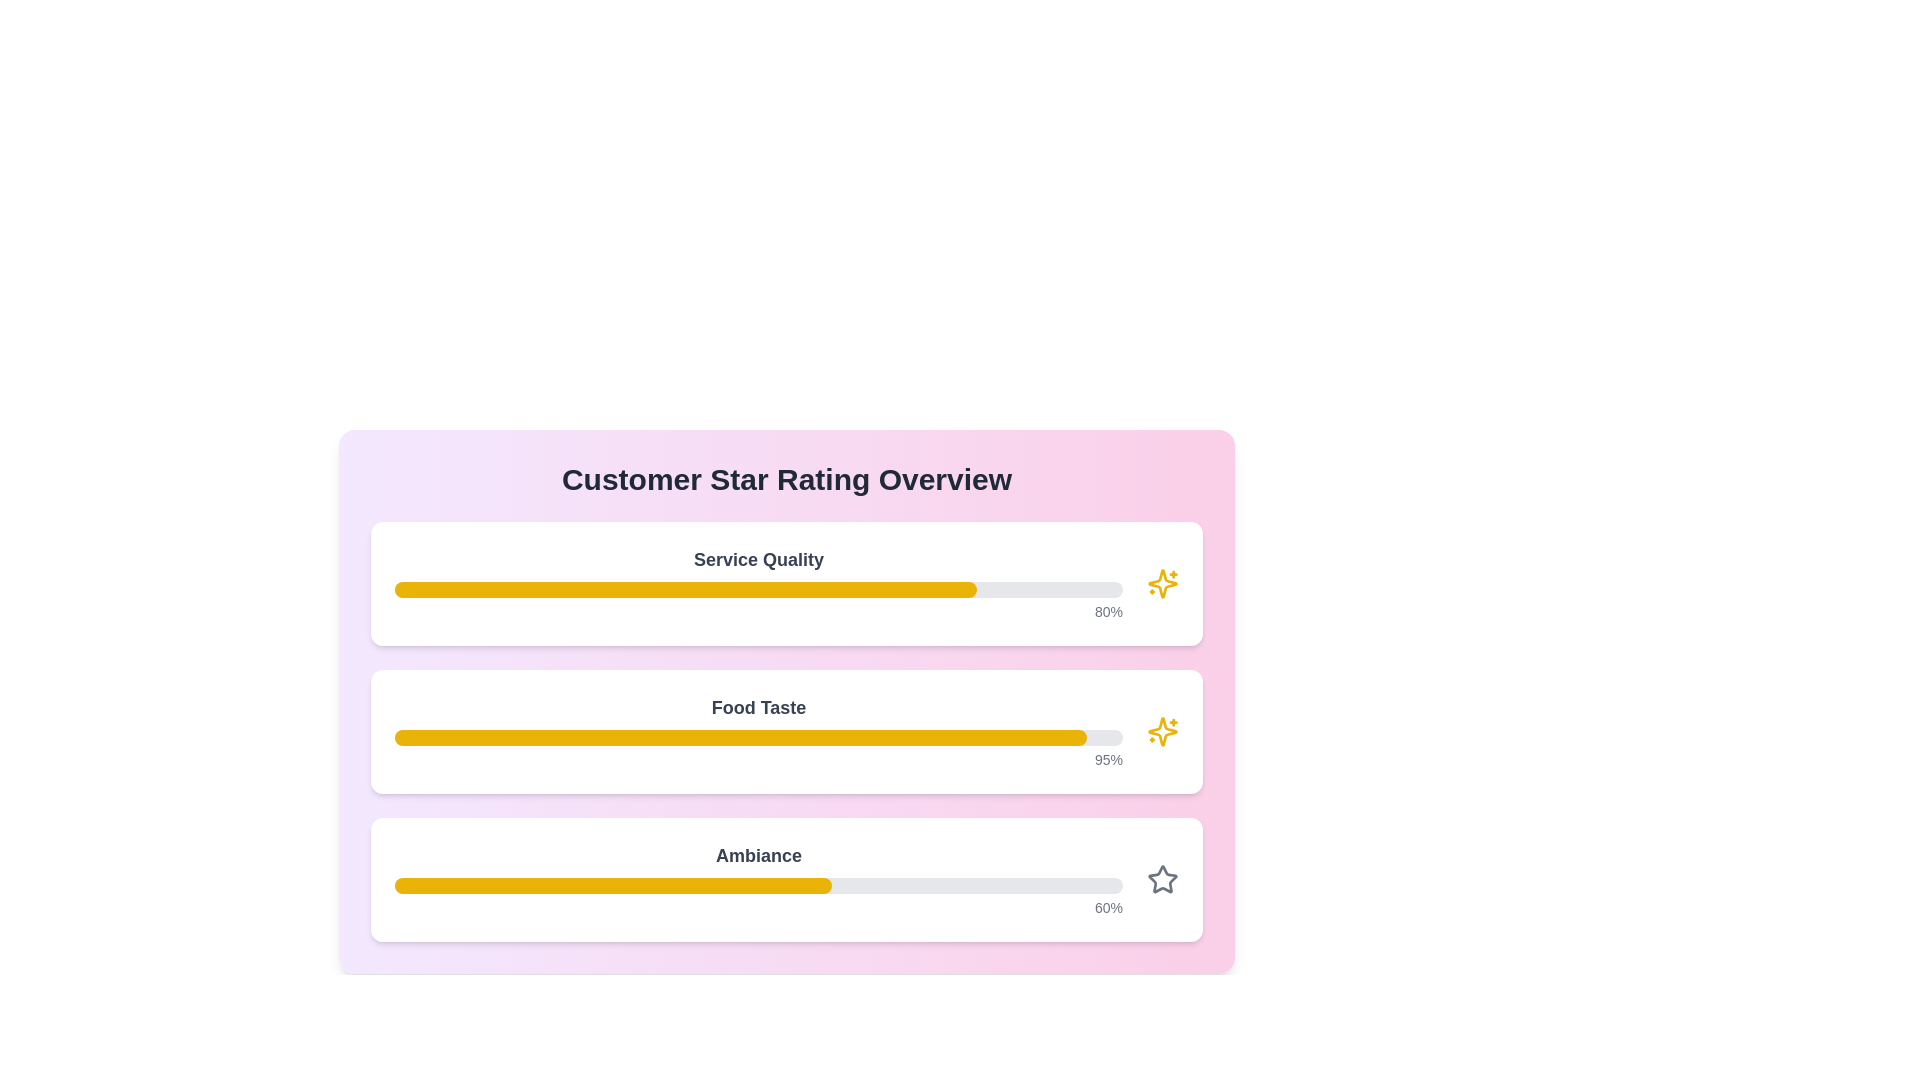 This screenshot has height=1080, width=1920. I want to click on the 'Ambiance' text label which is a bold, large-sized dark gray font located on the third card in the rating list, above a yellow rating bar, so click(757, 855).